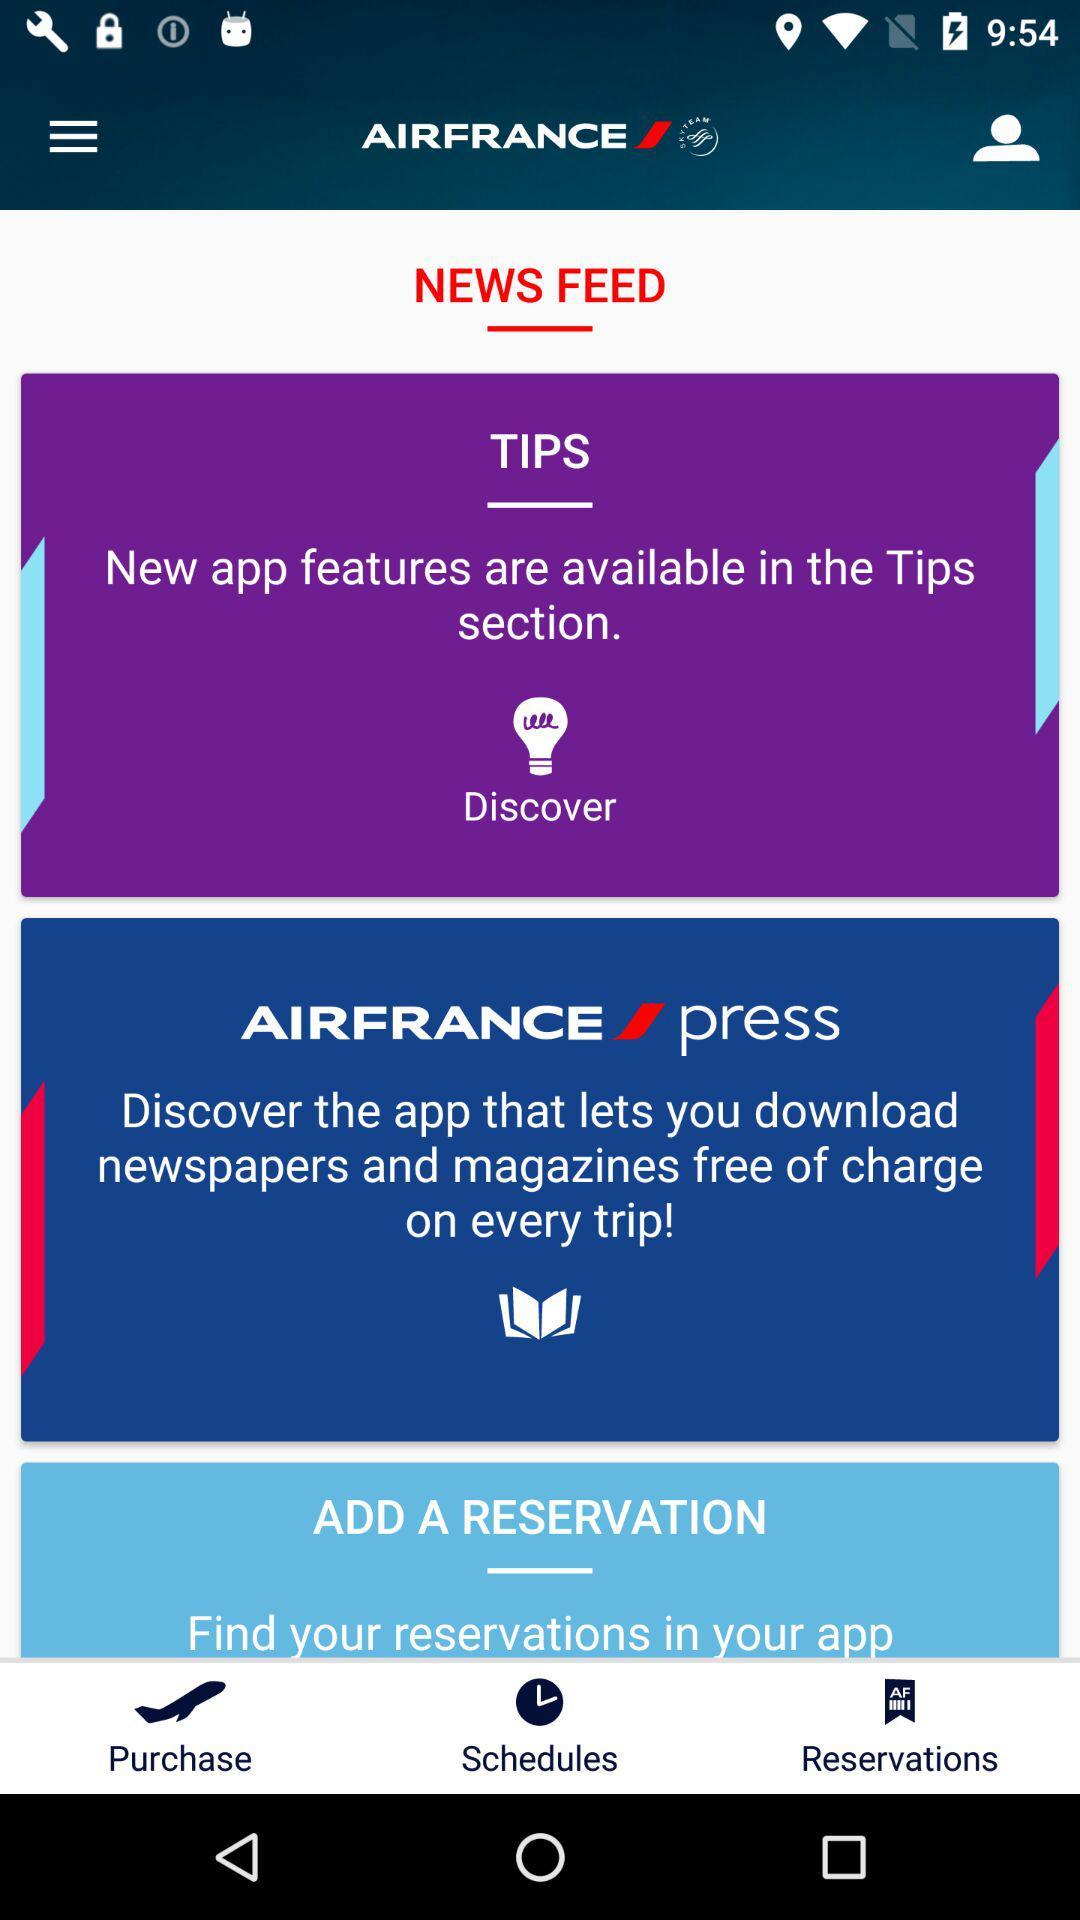 This screenshot has height=1920, width=1080. Describe the element at coordinates (1006, 135) in the screenshot. I see `the icon above the tips icon` at that location.